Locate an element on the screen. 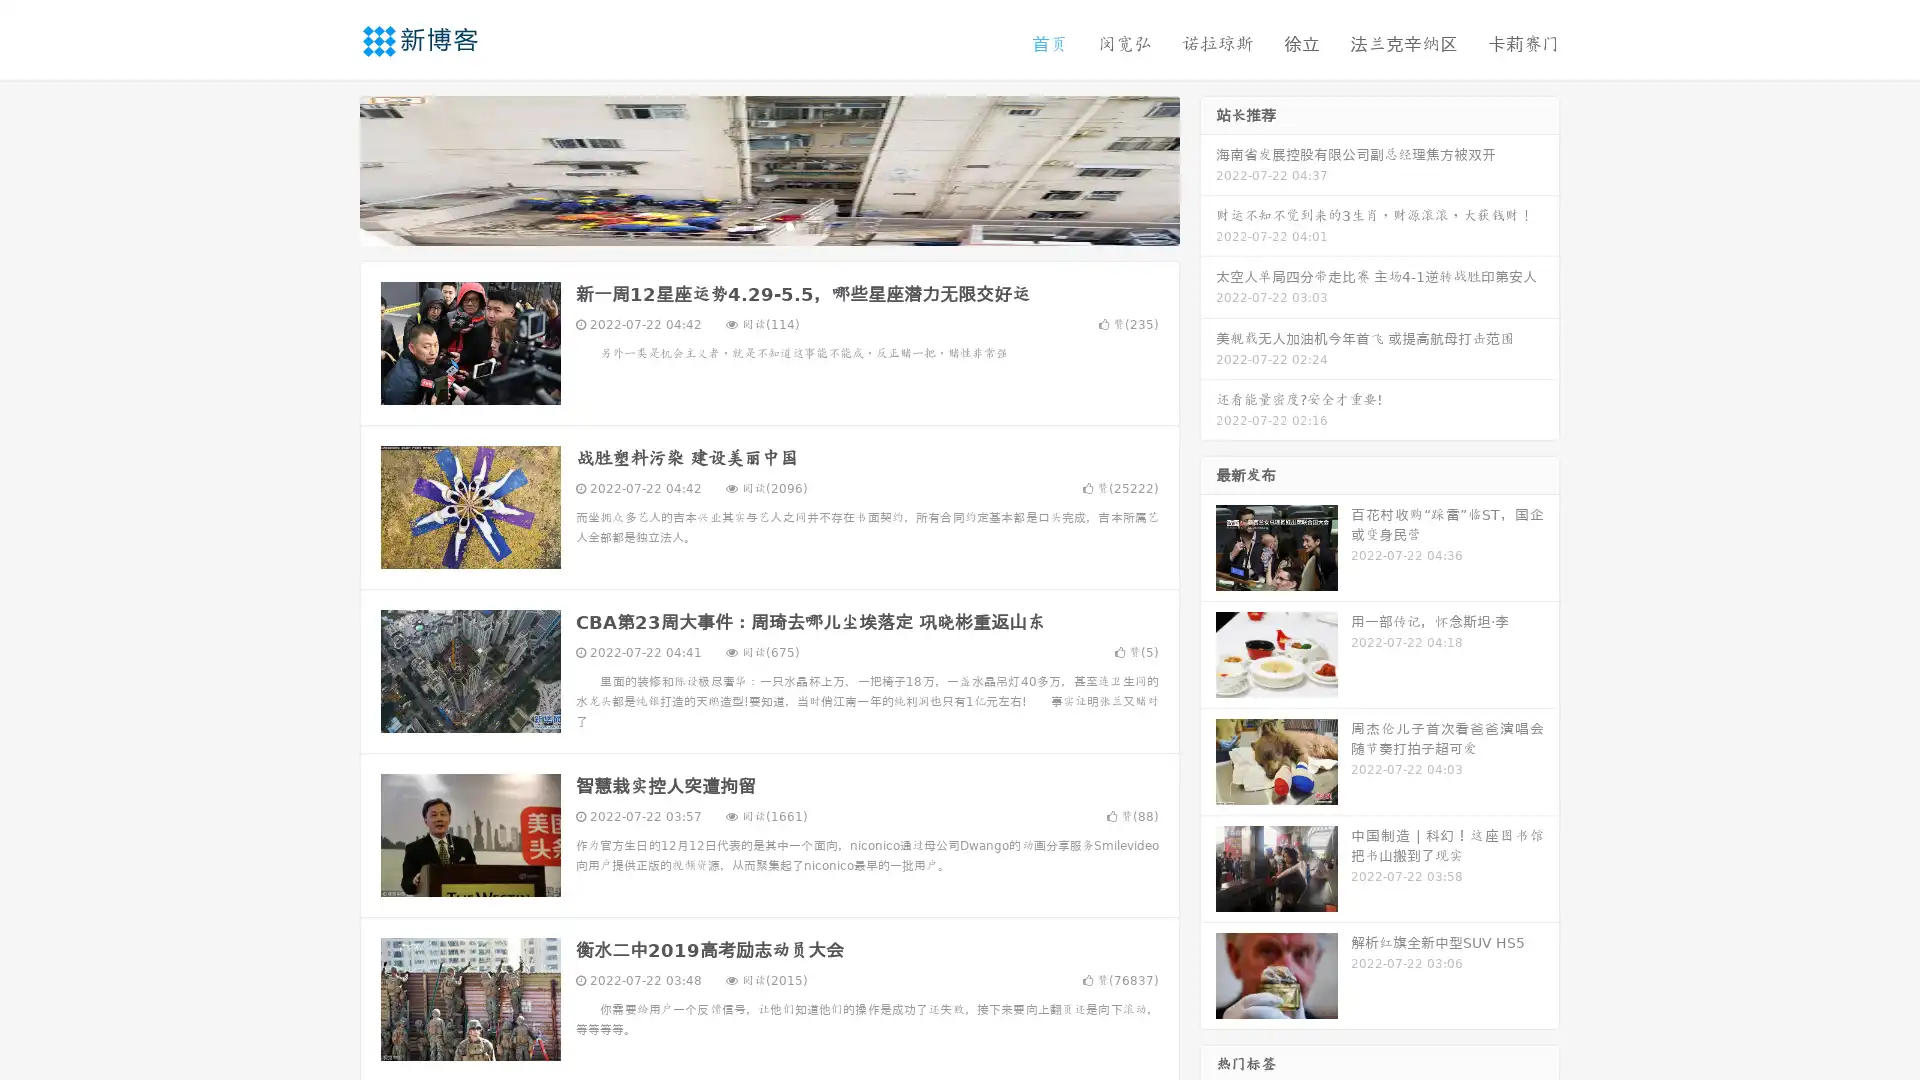  Next slide is located at coordinates (1208, 168).